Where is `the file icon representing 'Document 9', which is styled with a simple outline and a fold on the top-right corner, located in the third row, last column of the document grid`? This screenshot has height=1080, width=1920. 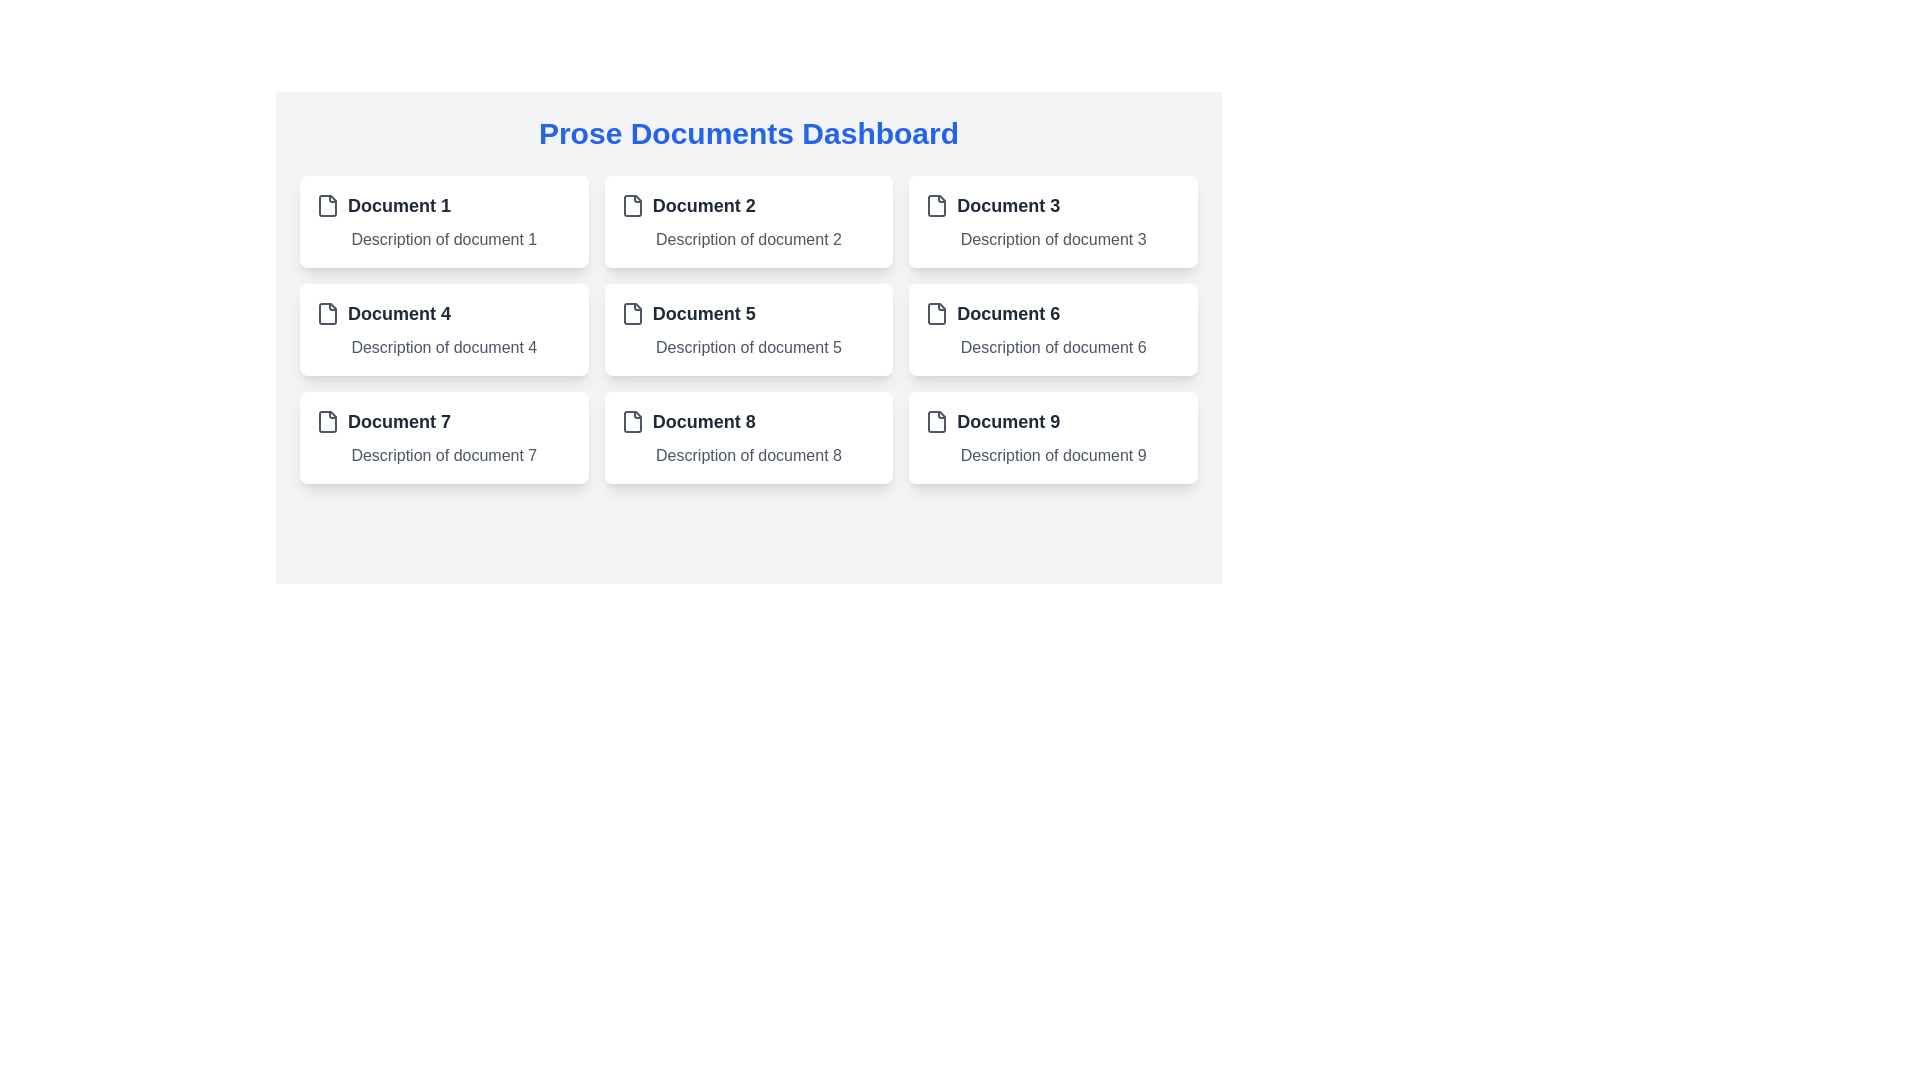 the file icon representing 'Document 9', which is styled with a simple outline and a fold on the top-right corner, located in the third row, last column of the document grid is located at coordinates (936, 420).